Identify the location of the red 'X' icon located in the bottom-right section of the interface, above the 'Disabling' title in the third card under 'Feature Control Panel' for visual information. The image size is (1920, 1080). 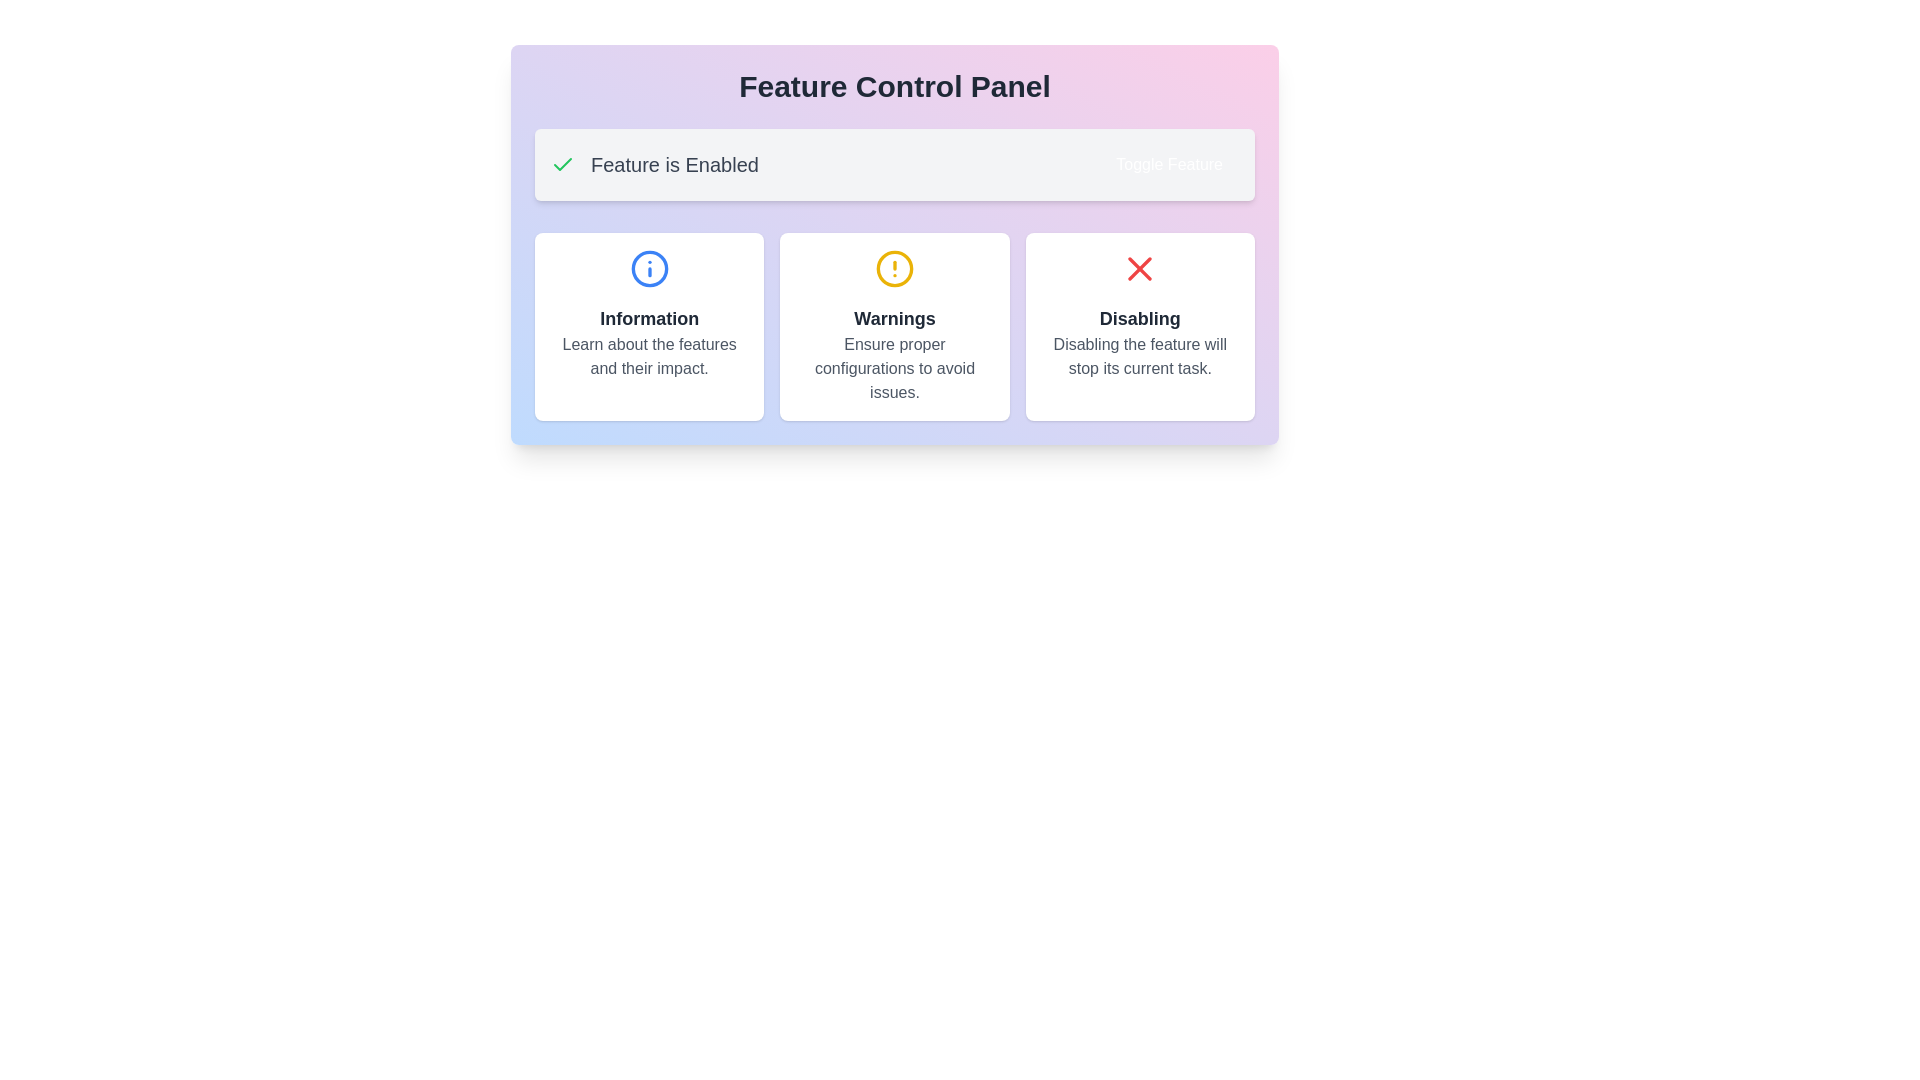
(1140, 268).